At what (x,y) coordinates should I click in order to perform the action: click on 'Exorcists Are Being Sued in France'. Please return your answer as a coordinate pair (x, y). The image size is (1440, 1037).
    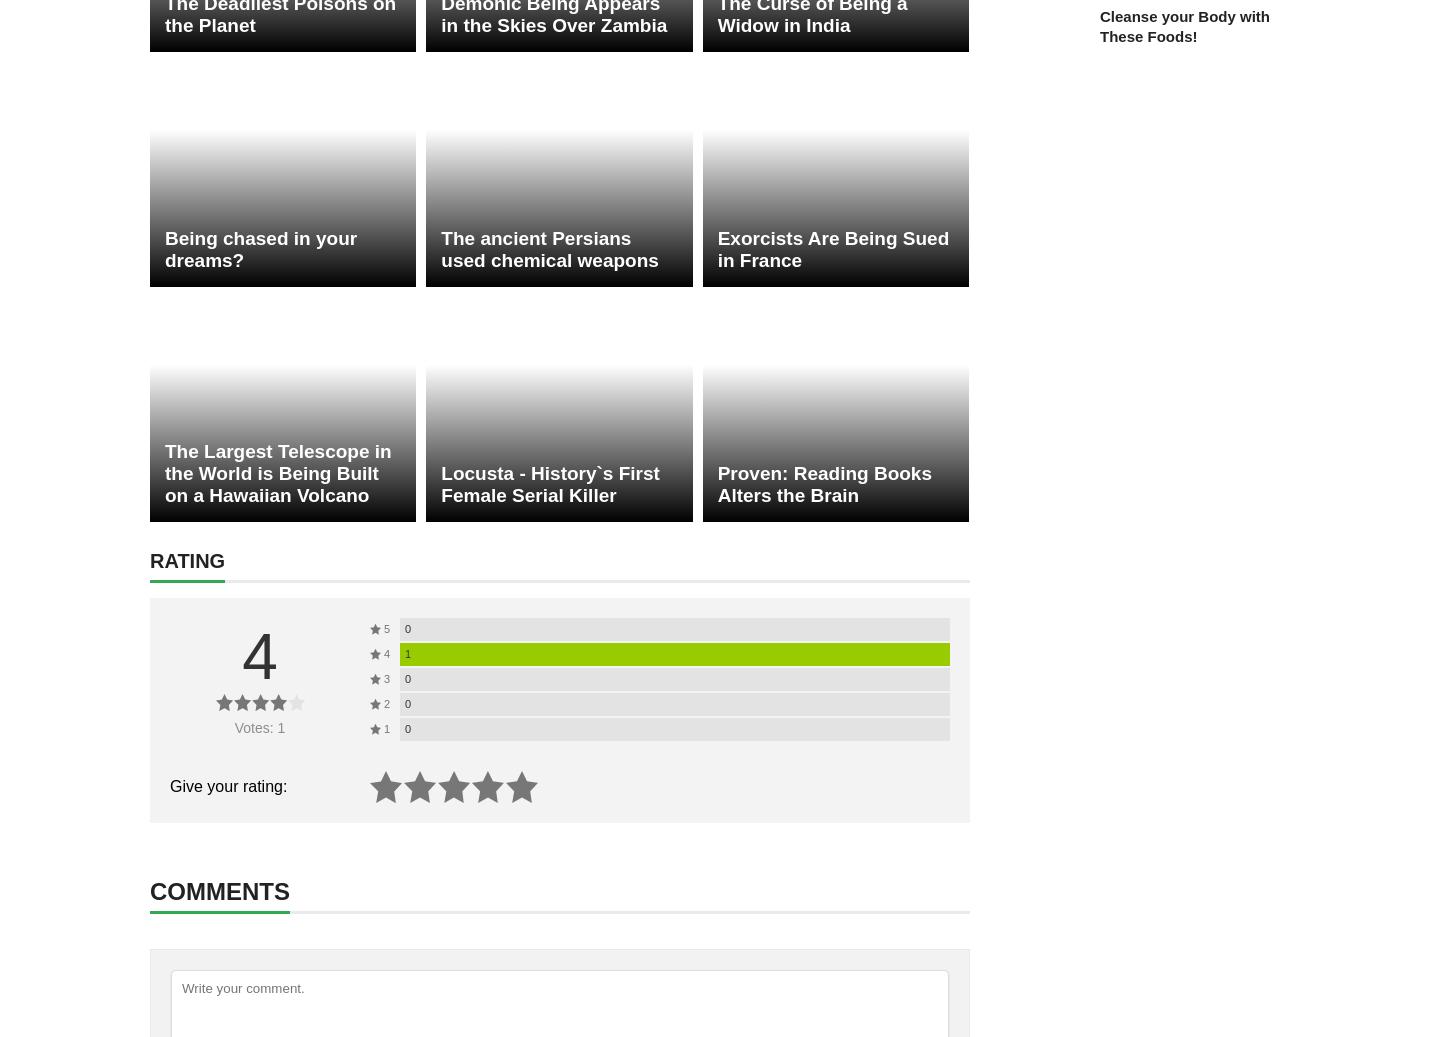
    Looking at the image, I should click on (833, 248).